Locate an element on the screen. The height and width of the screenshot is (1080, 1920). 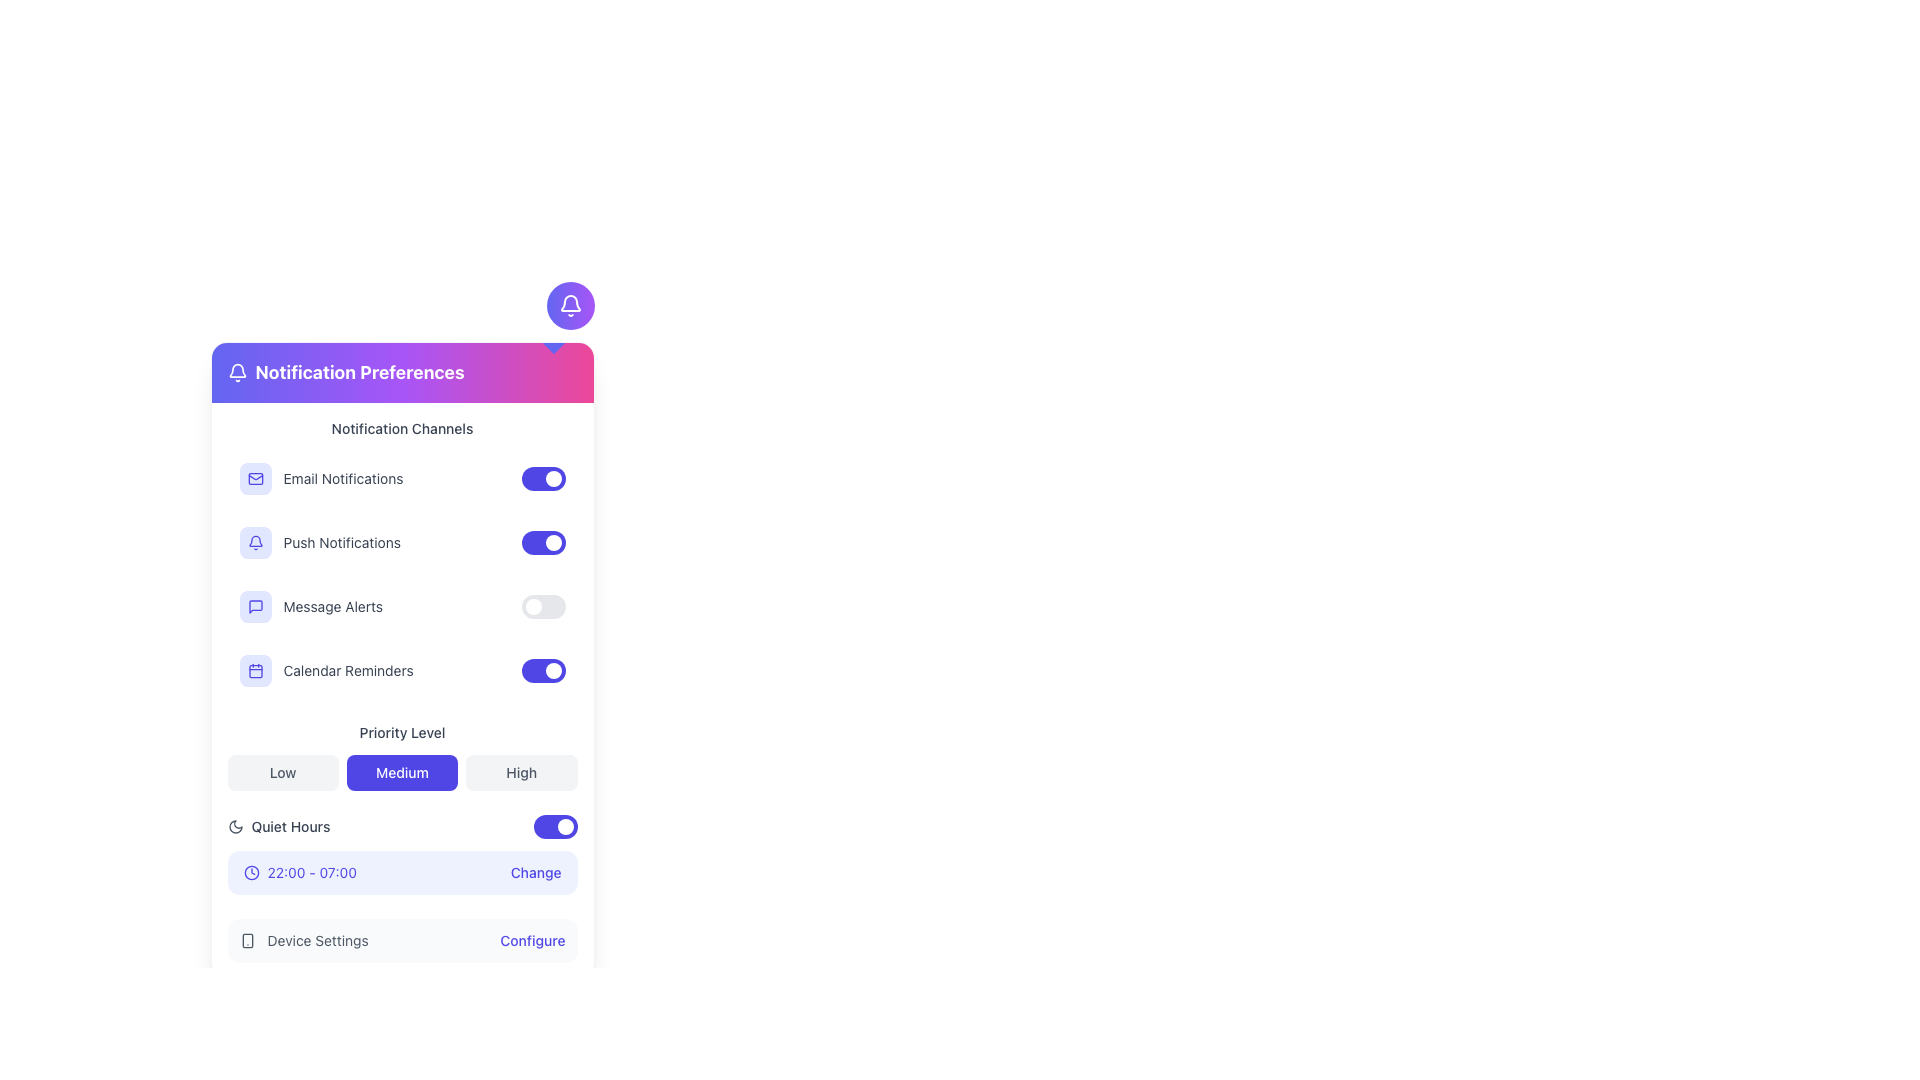
the Toggleable list item labeled 'Message Alerts' in the 'Notification Channels' section, which is the third interactive row is located at coordinates (401, 605).